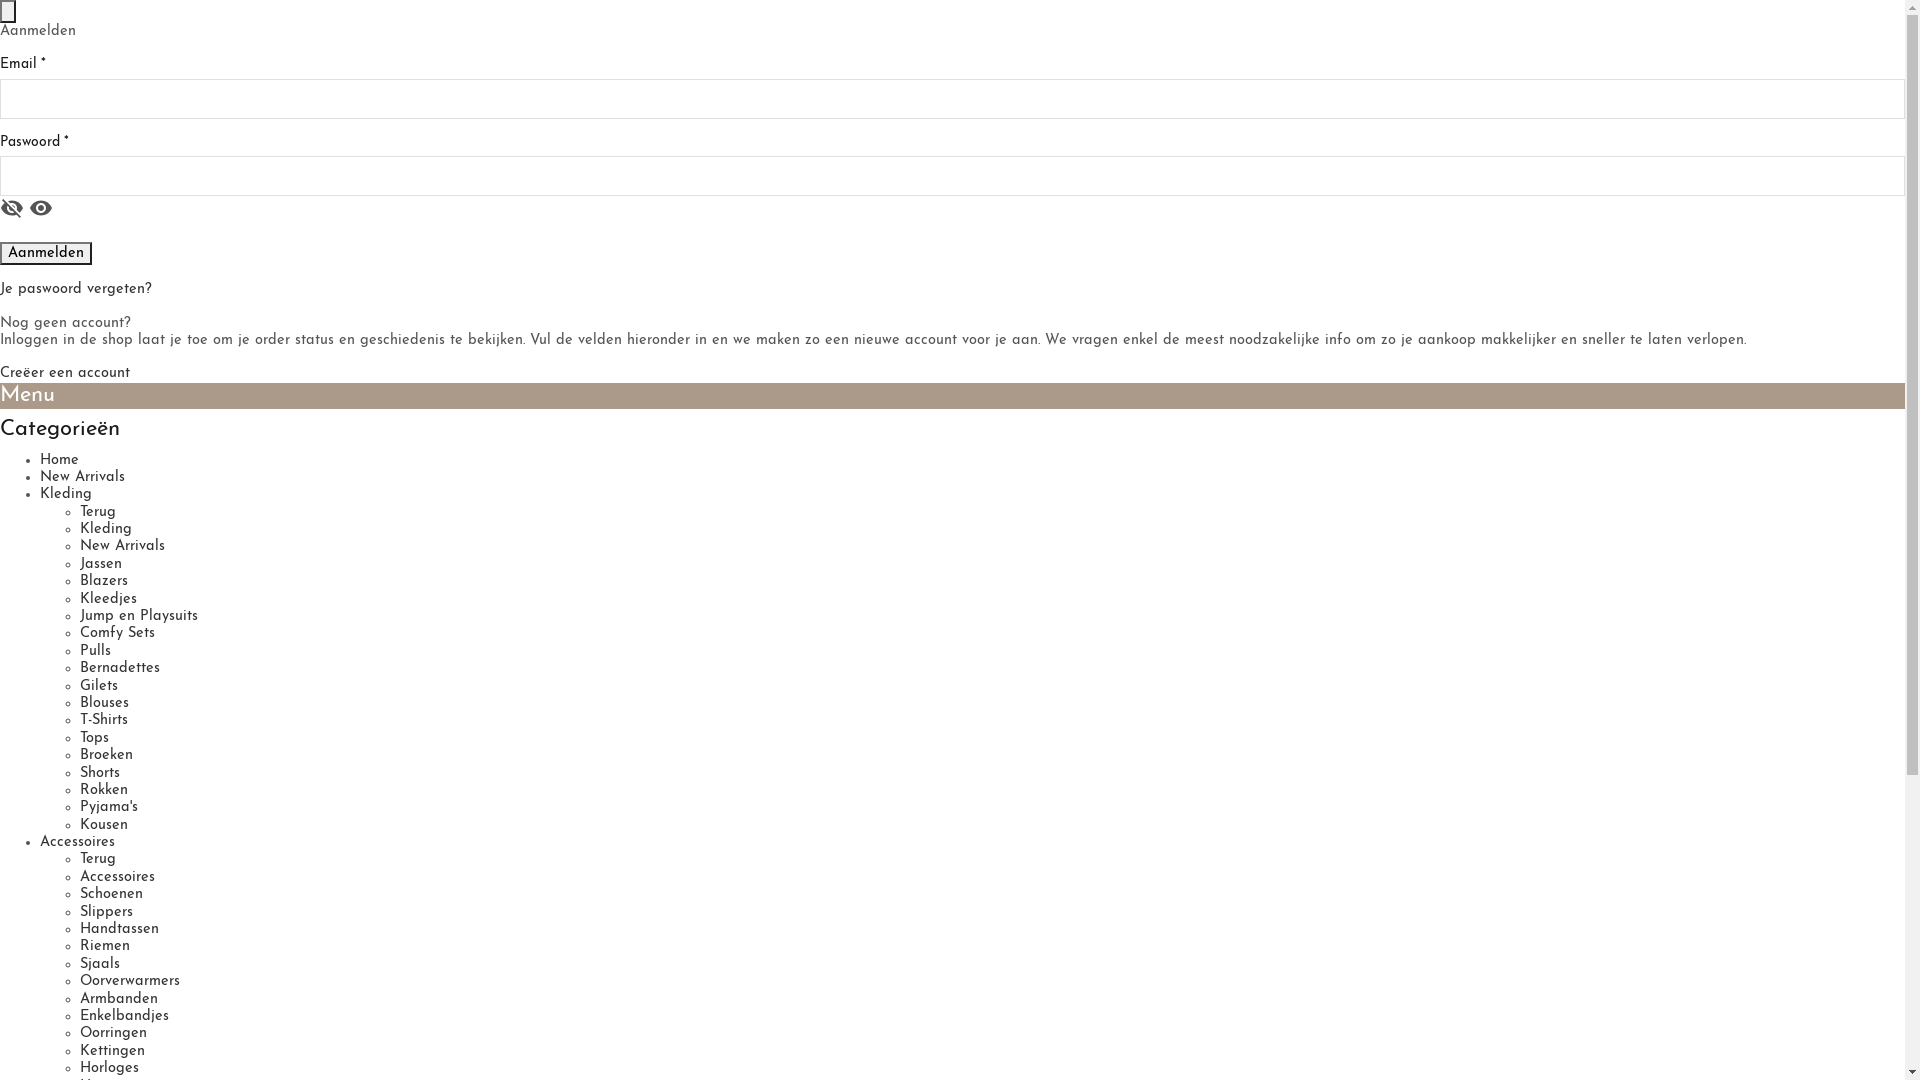 This screenshot has height=1080, width=1920. What do you see at coordinates (80, 772) in the screenshot?
I see `'Shorts'` at bounding box center [80, 772].